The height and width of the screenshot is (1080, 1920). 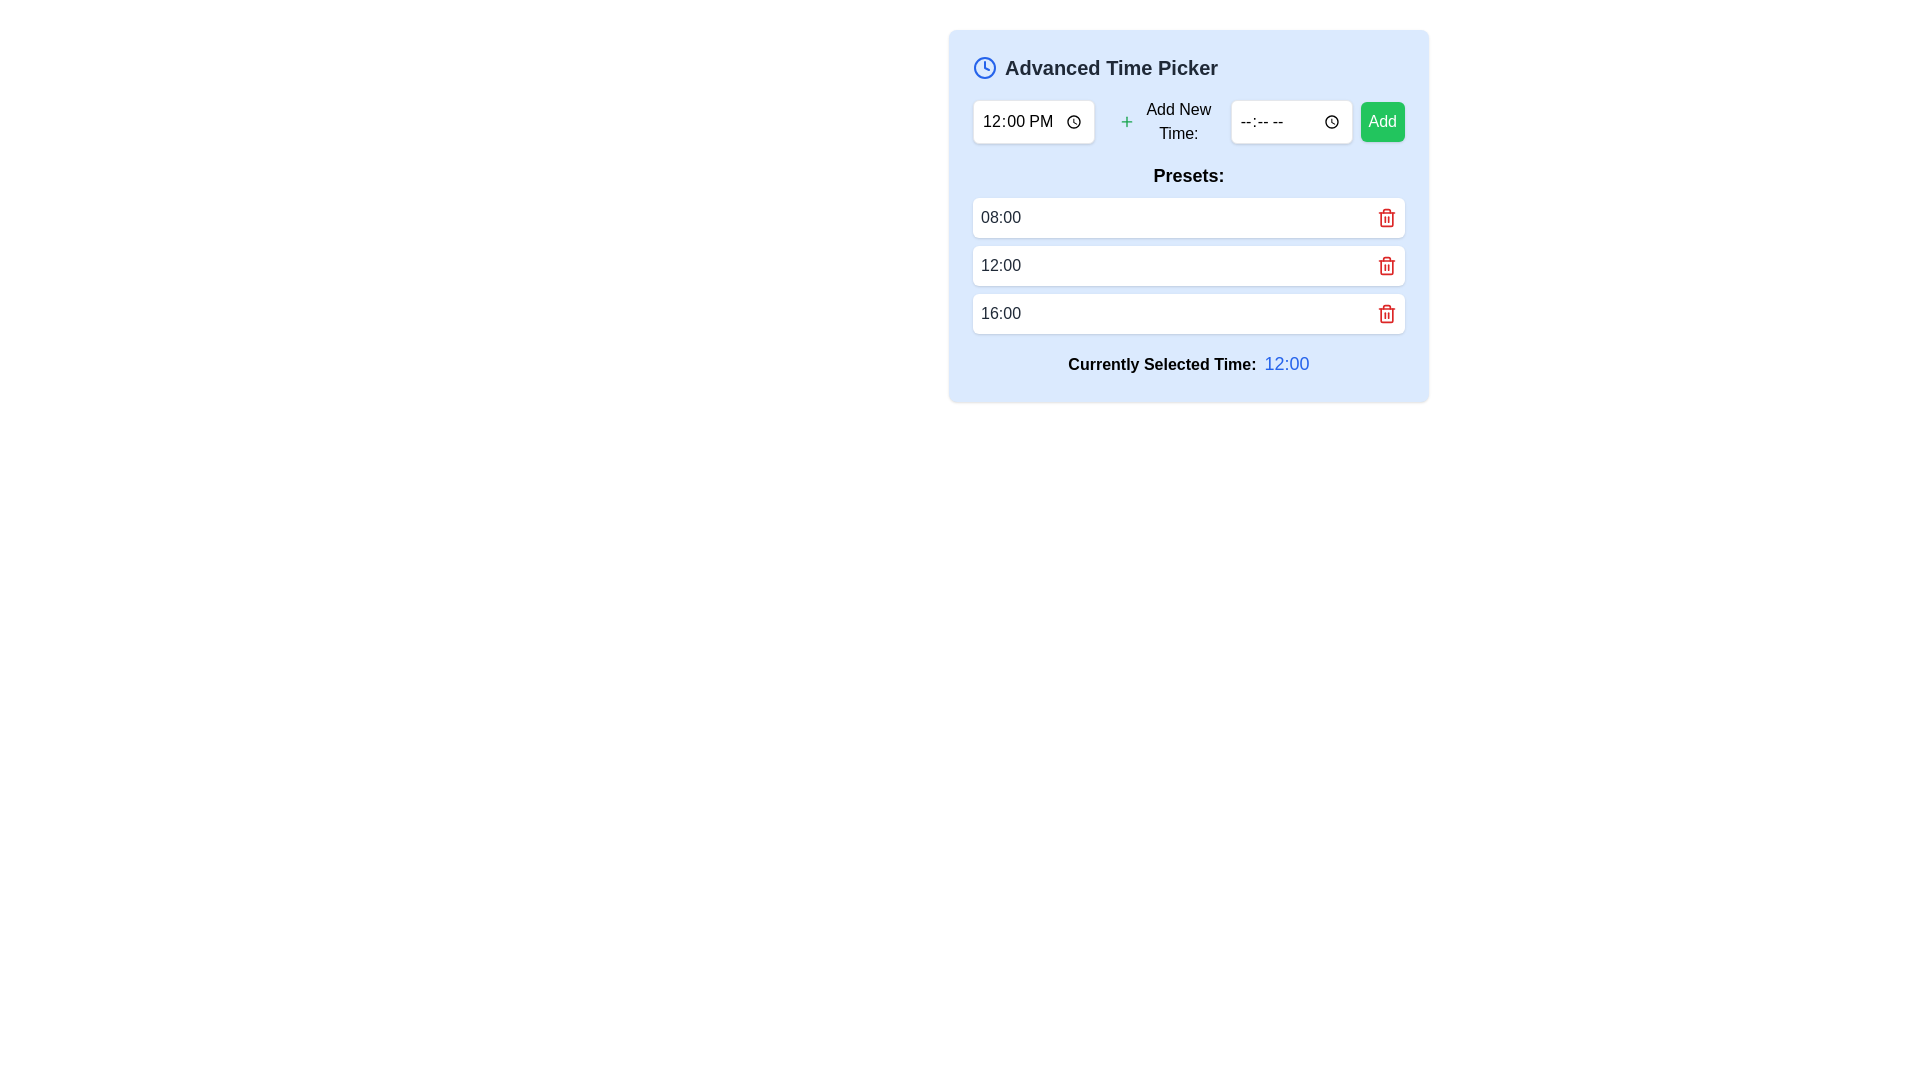 I want to click on the trash can icon button located in the 'Presets' section, so click(x=1386, y=265).